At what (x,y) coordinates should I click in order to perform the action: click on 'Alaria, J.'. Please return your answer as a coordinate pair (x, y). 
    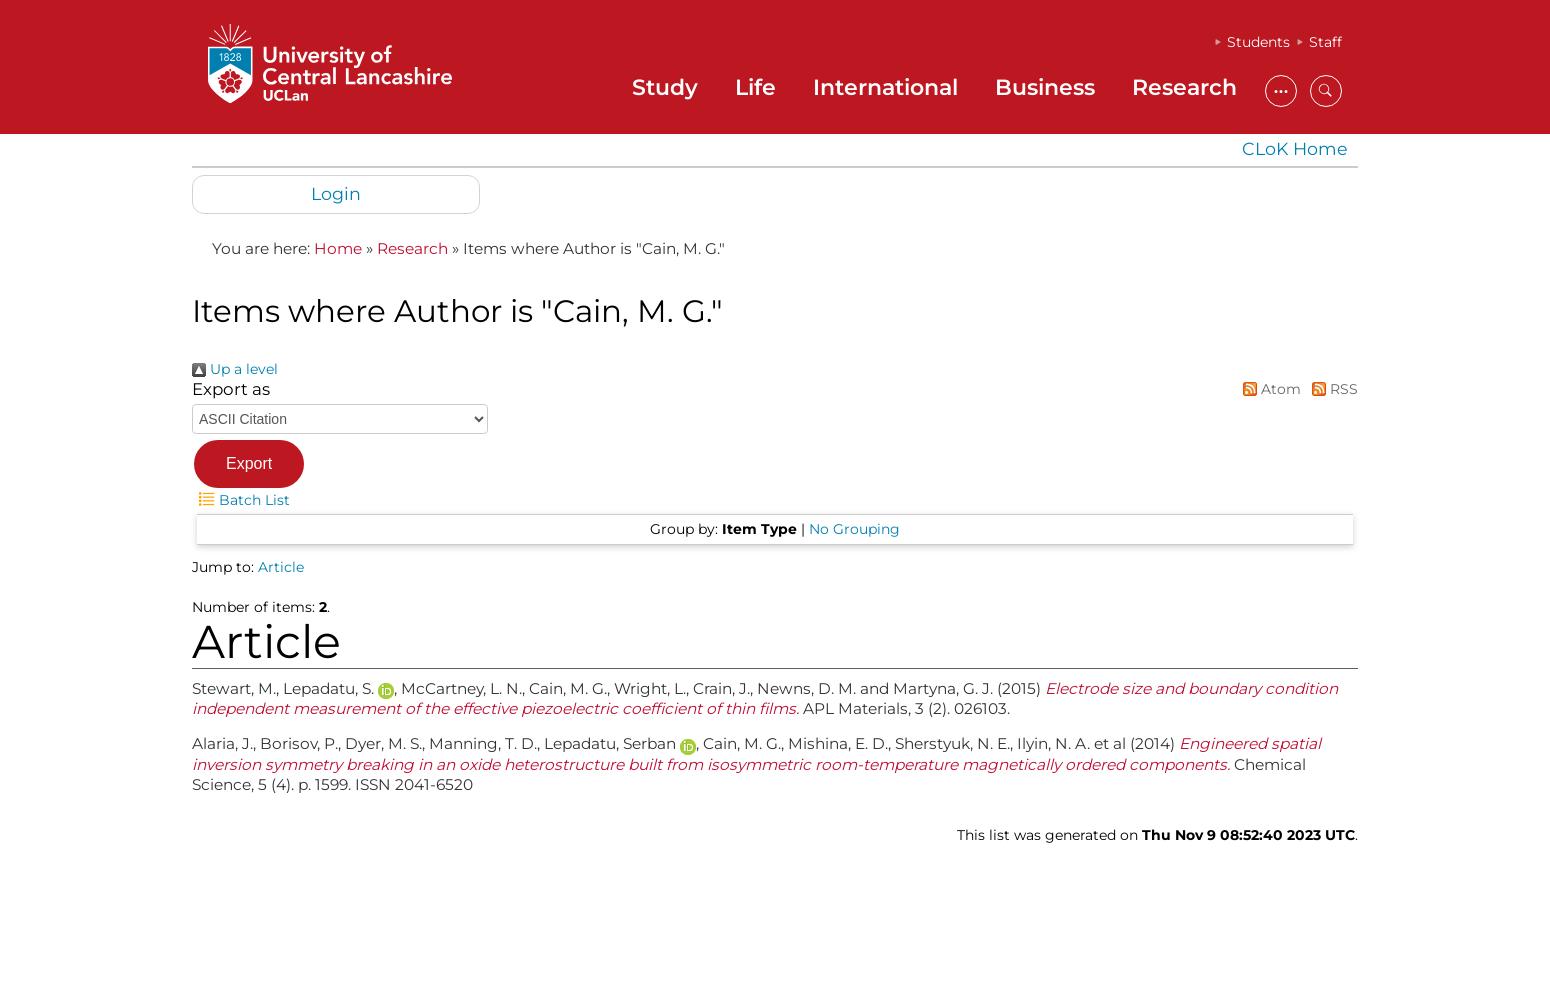
    Looking at the image, I should click on (221, 742).